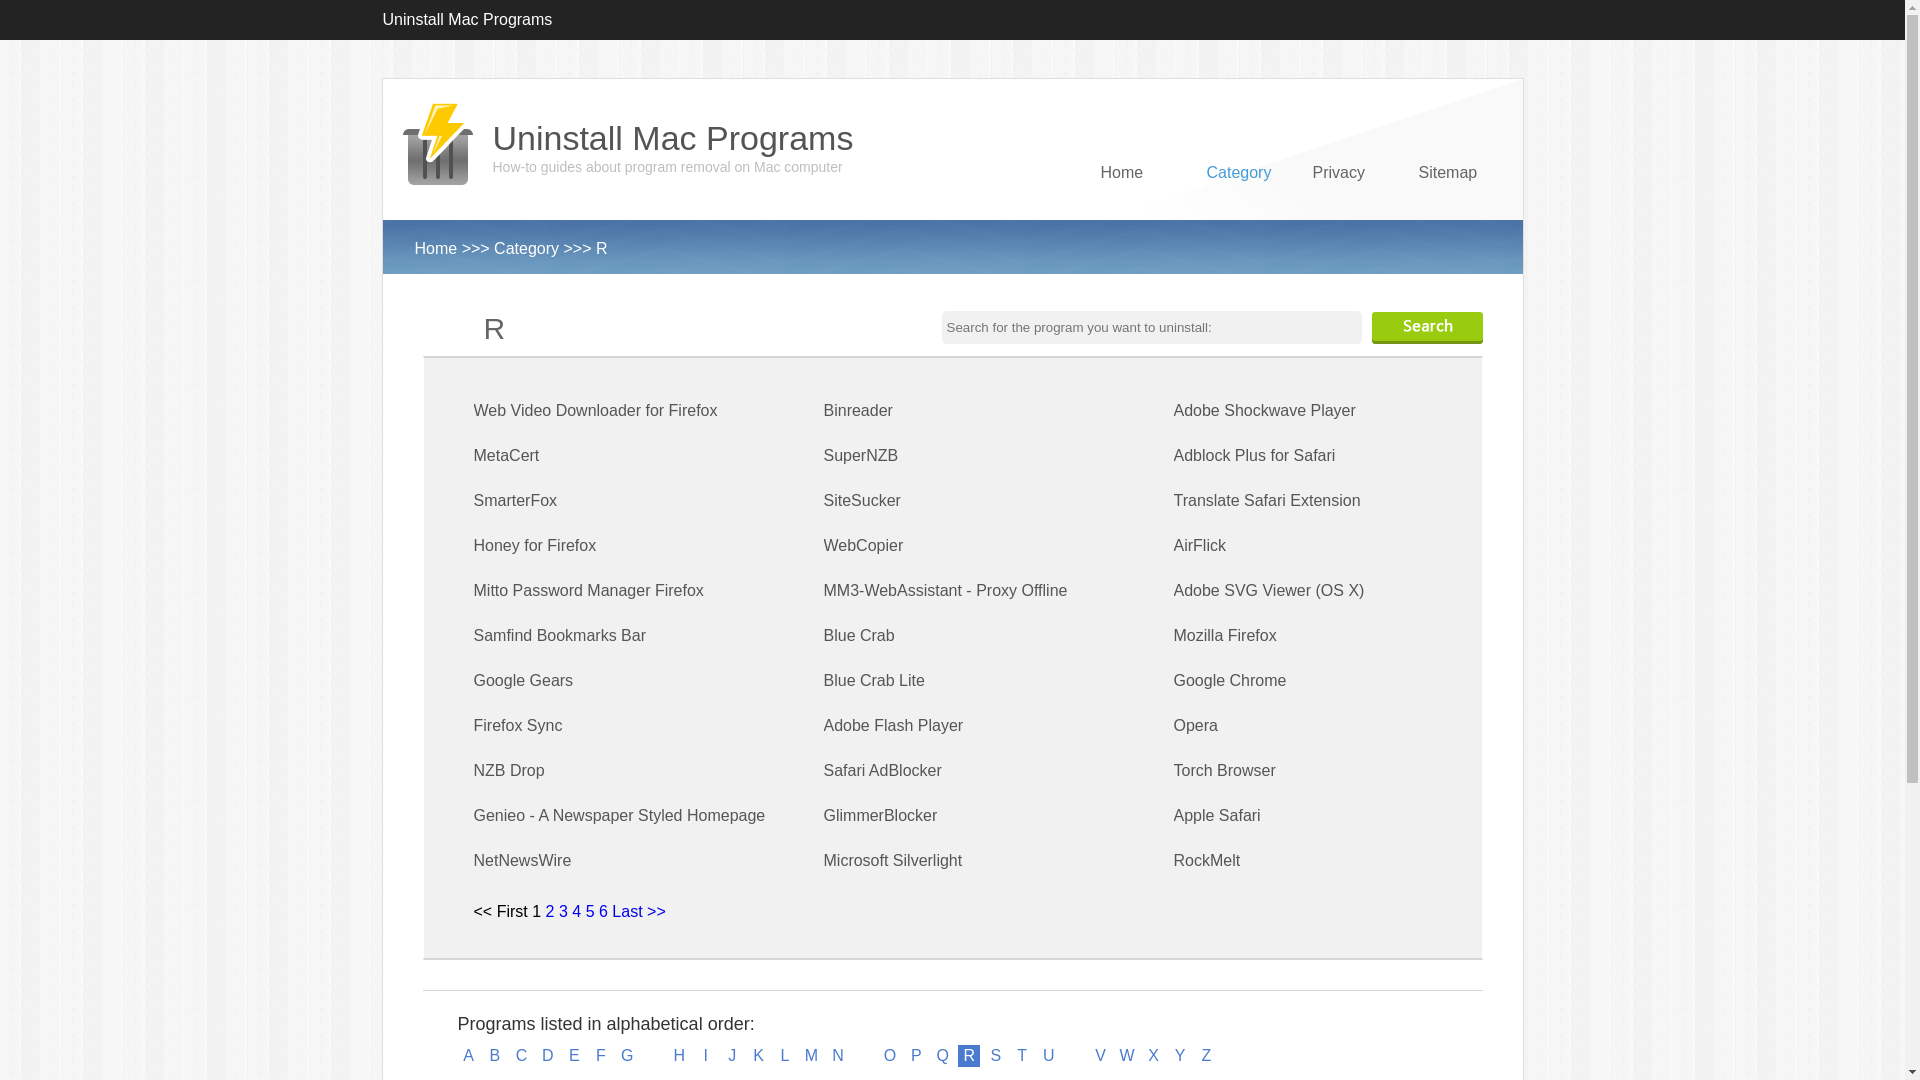 The height and width of the screenshot is (1080, 1920). I want to click on 'I', so click(705, 1055).